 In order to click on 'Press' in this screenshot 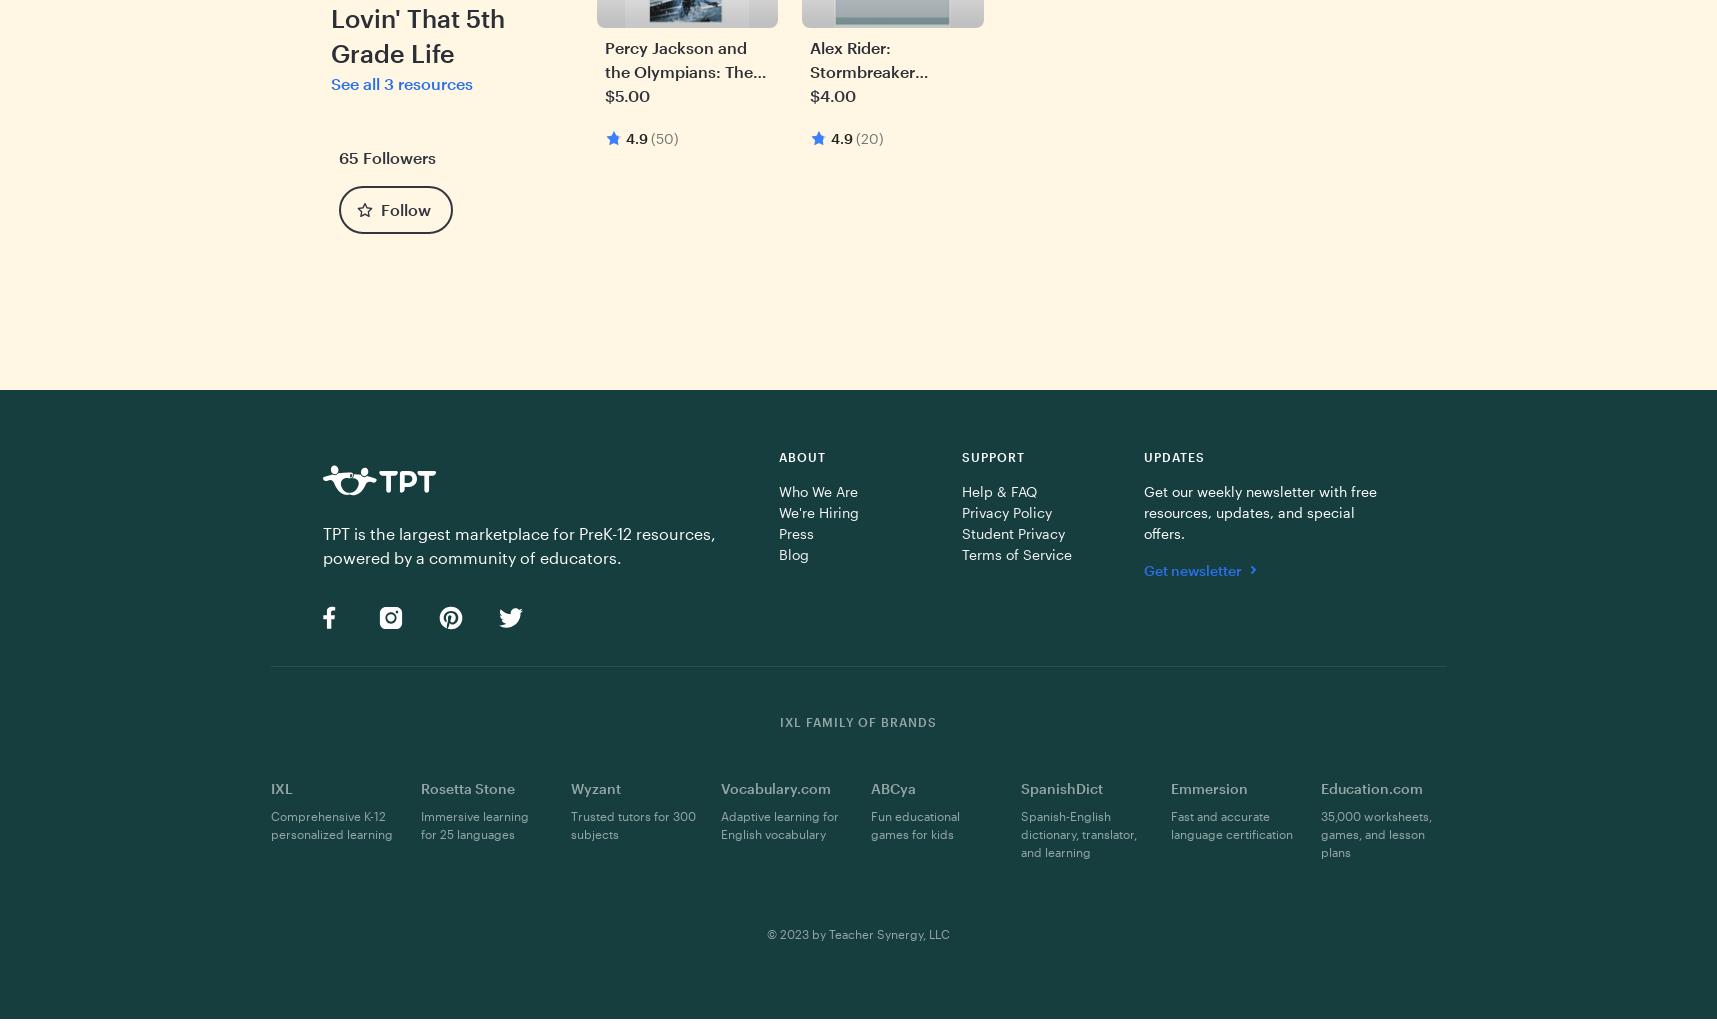, I will do `click(795, 532)`.